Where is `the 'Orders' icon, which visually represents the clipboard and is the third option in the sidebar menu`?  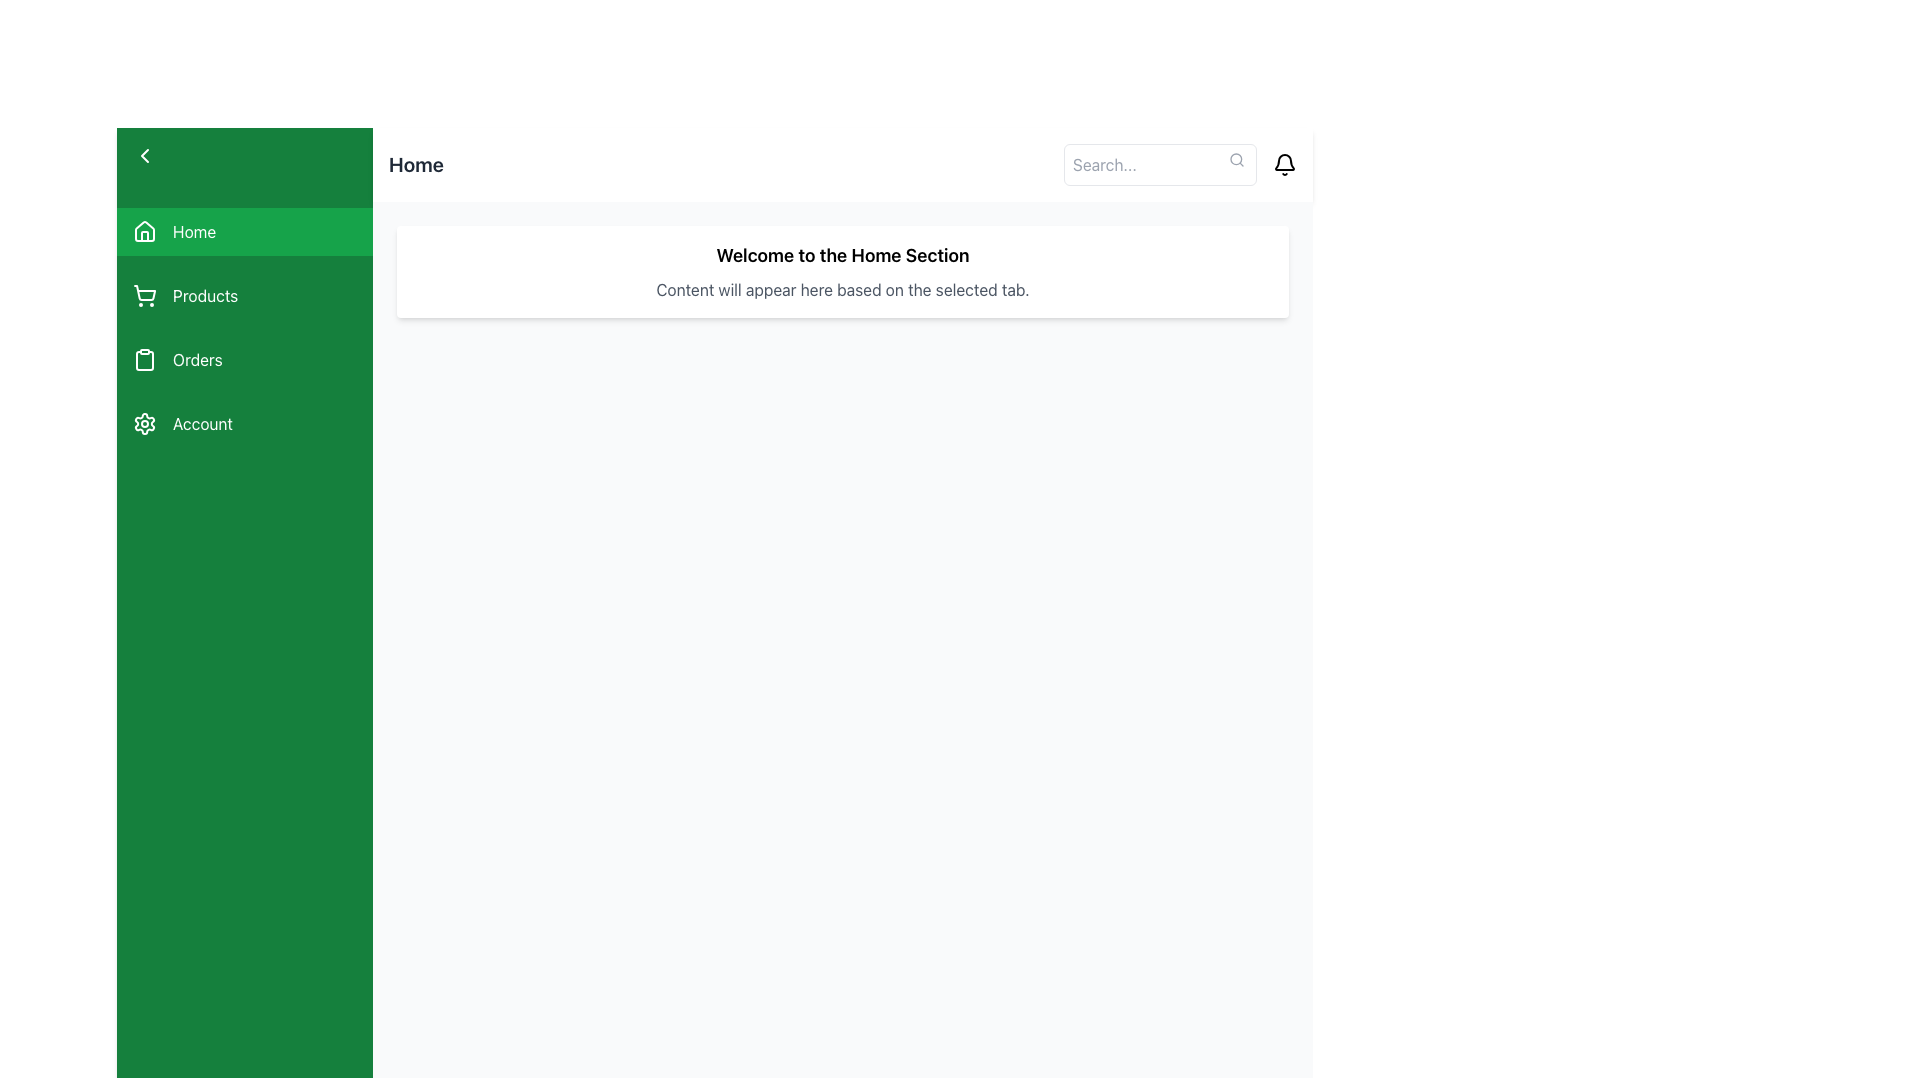
the 'Orders' icon, which visually represents the clipboard and is the third option in the sidebar menu is located at coordinates (143, 361).